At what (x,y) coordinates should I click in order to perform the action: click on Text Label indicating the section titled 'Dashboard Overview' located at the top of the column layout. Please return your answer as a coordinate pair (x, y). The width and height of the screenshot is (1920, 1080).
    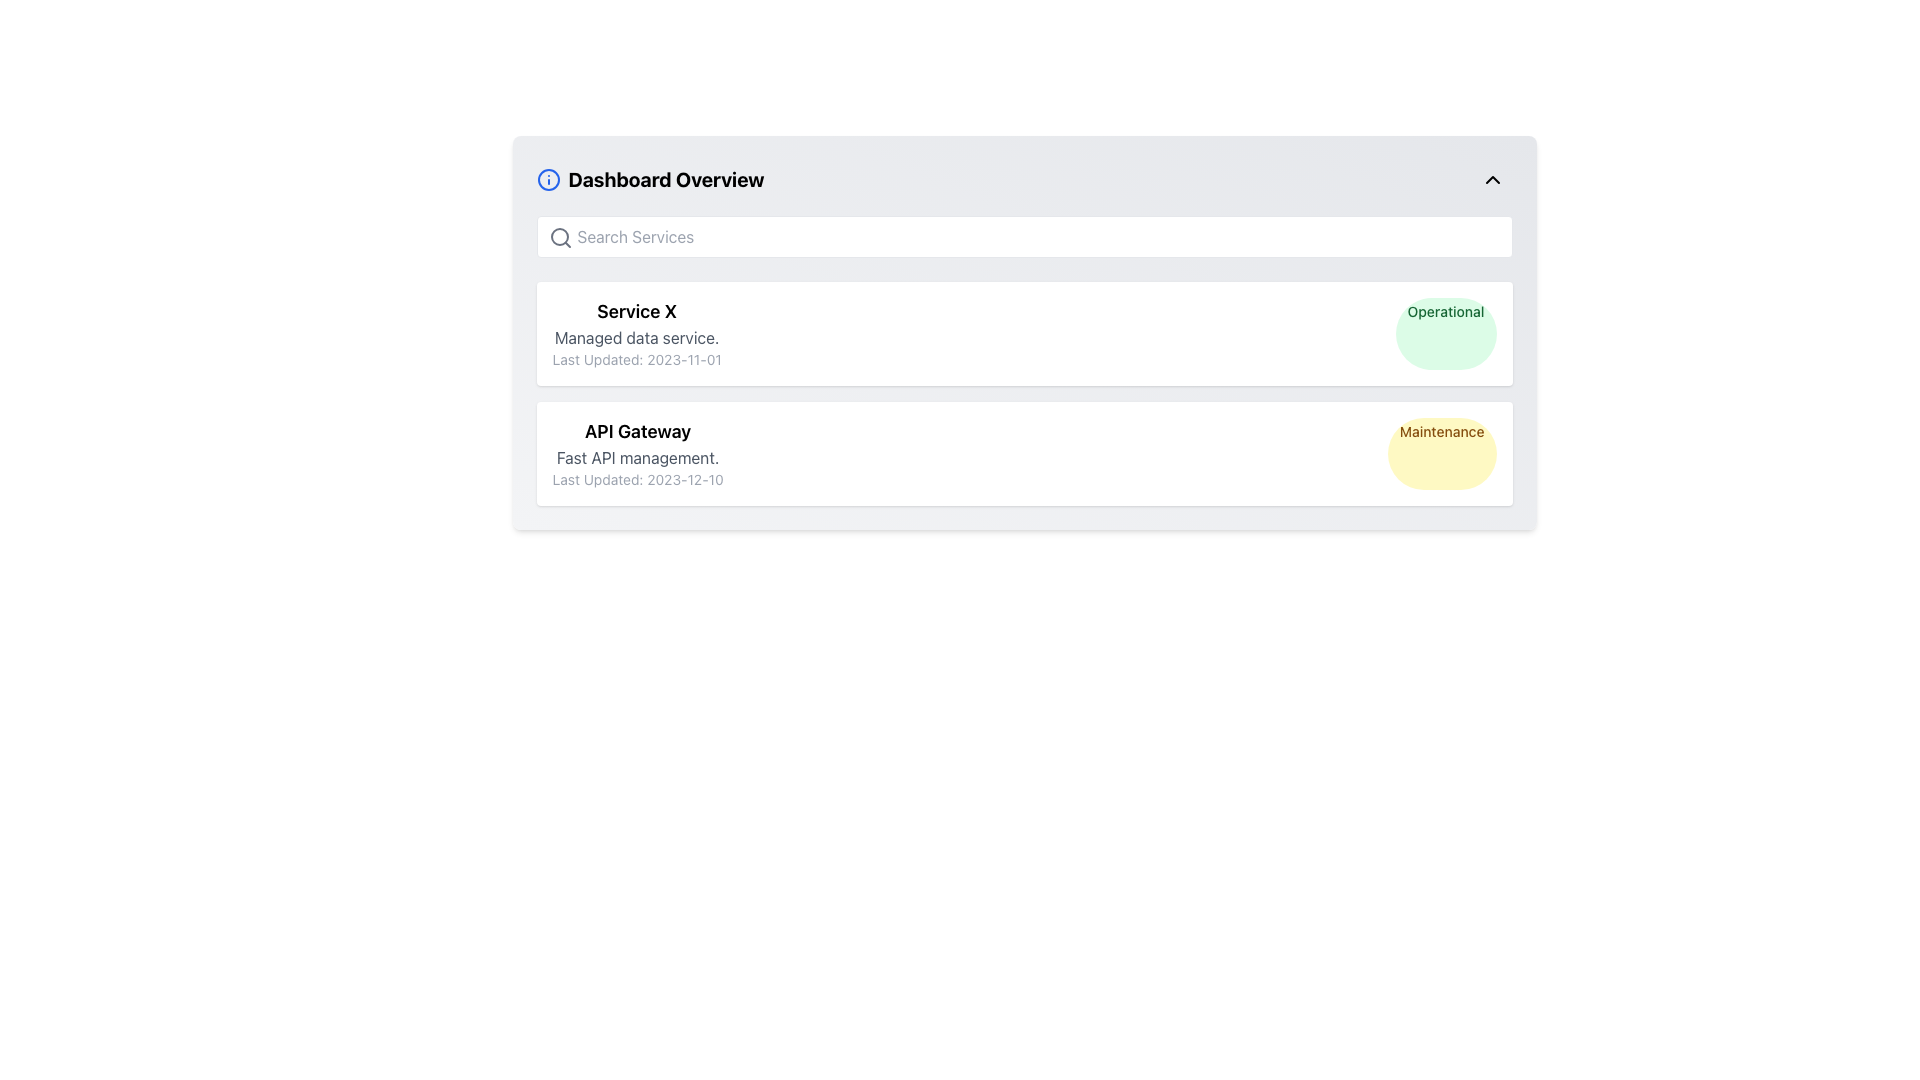
    Looking at the image, I should click on (666, 180).